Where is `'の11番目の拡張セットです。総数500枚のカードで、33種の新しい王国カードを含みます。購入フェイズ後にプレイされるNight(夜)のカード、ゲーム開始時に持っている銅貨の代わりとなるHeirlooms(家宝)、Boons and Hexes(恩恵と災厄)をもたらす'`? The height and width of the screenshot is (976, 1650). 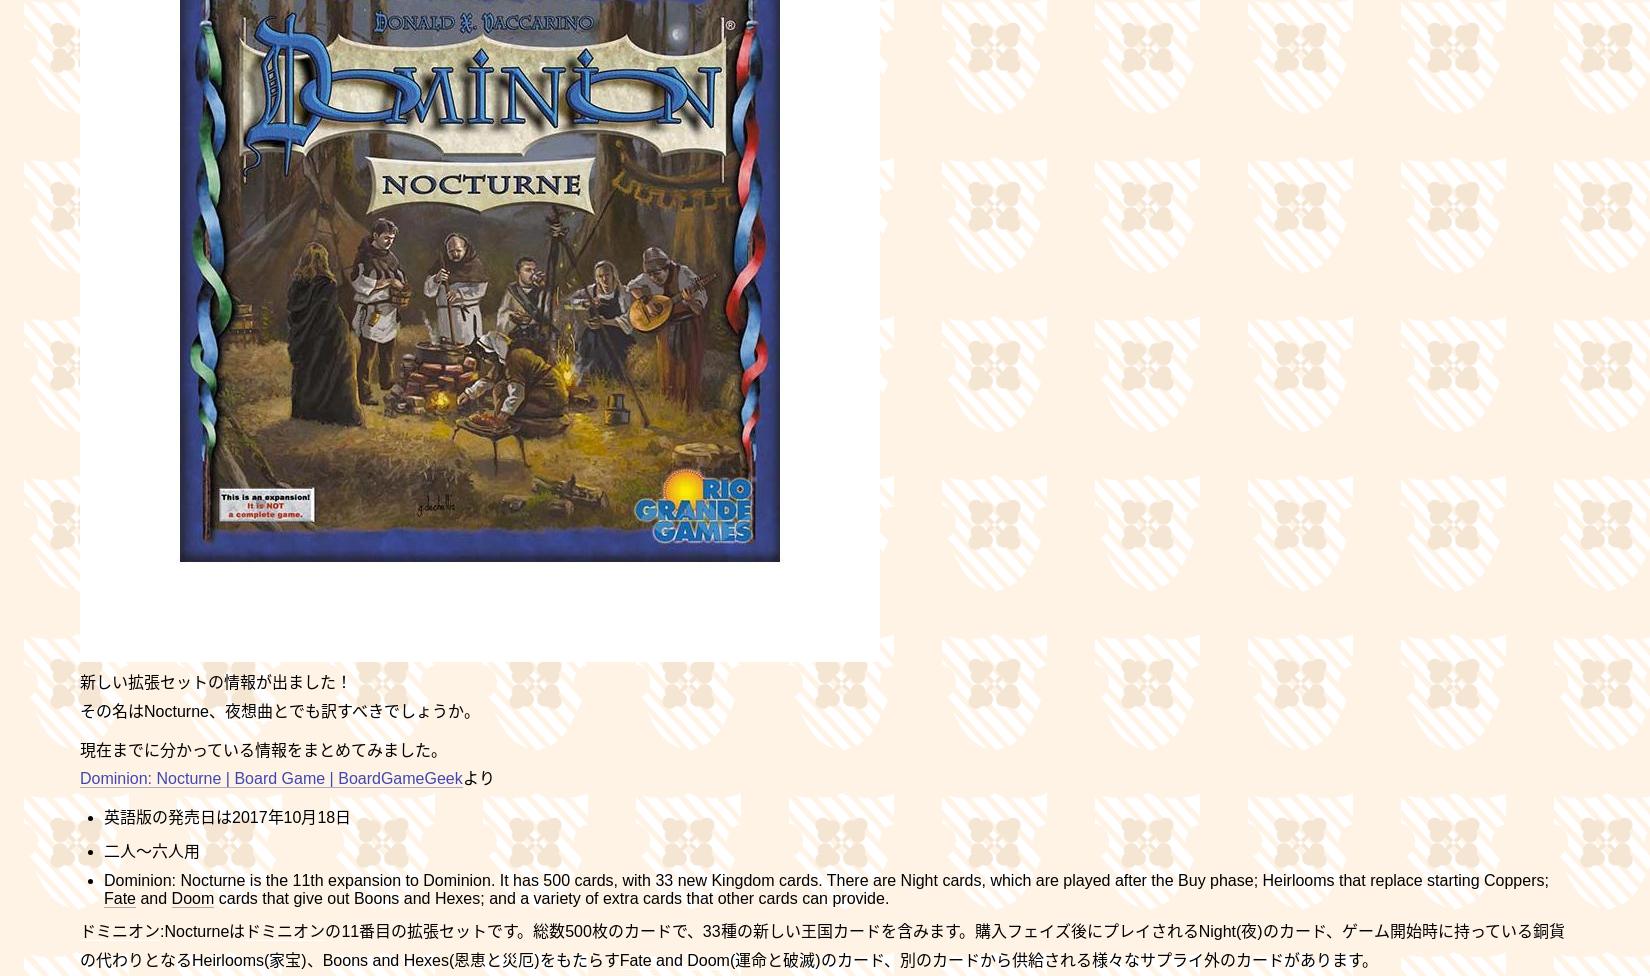 'の11番目の拡張セットです。総数500枚のカードで、33種の新しい王国カードを含みます。購入フェイズ後にプレイされるNight(夜)のカード、ゲーム開始時に持っている銅貨の代わりとなるHeirlooms(家宝)、Boons and Hexes(恩恵と災厄)をもたらす' is located at coordinates (821, 944).